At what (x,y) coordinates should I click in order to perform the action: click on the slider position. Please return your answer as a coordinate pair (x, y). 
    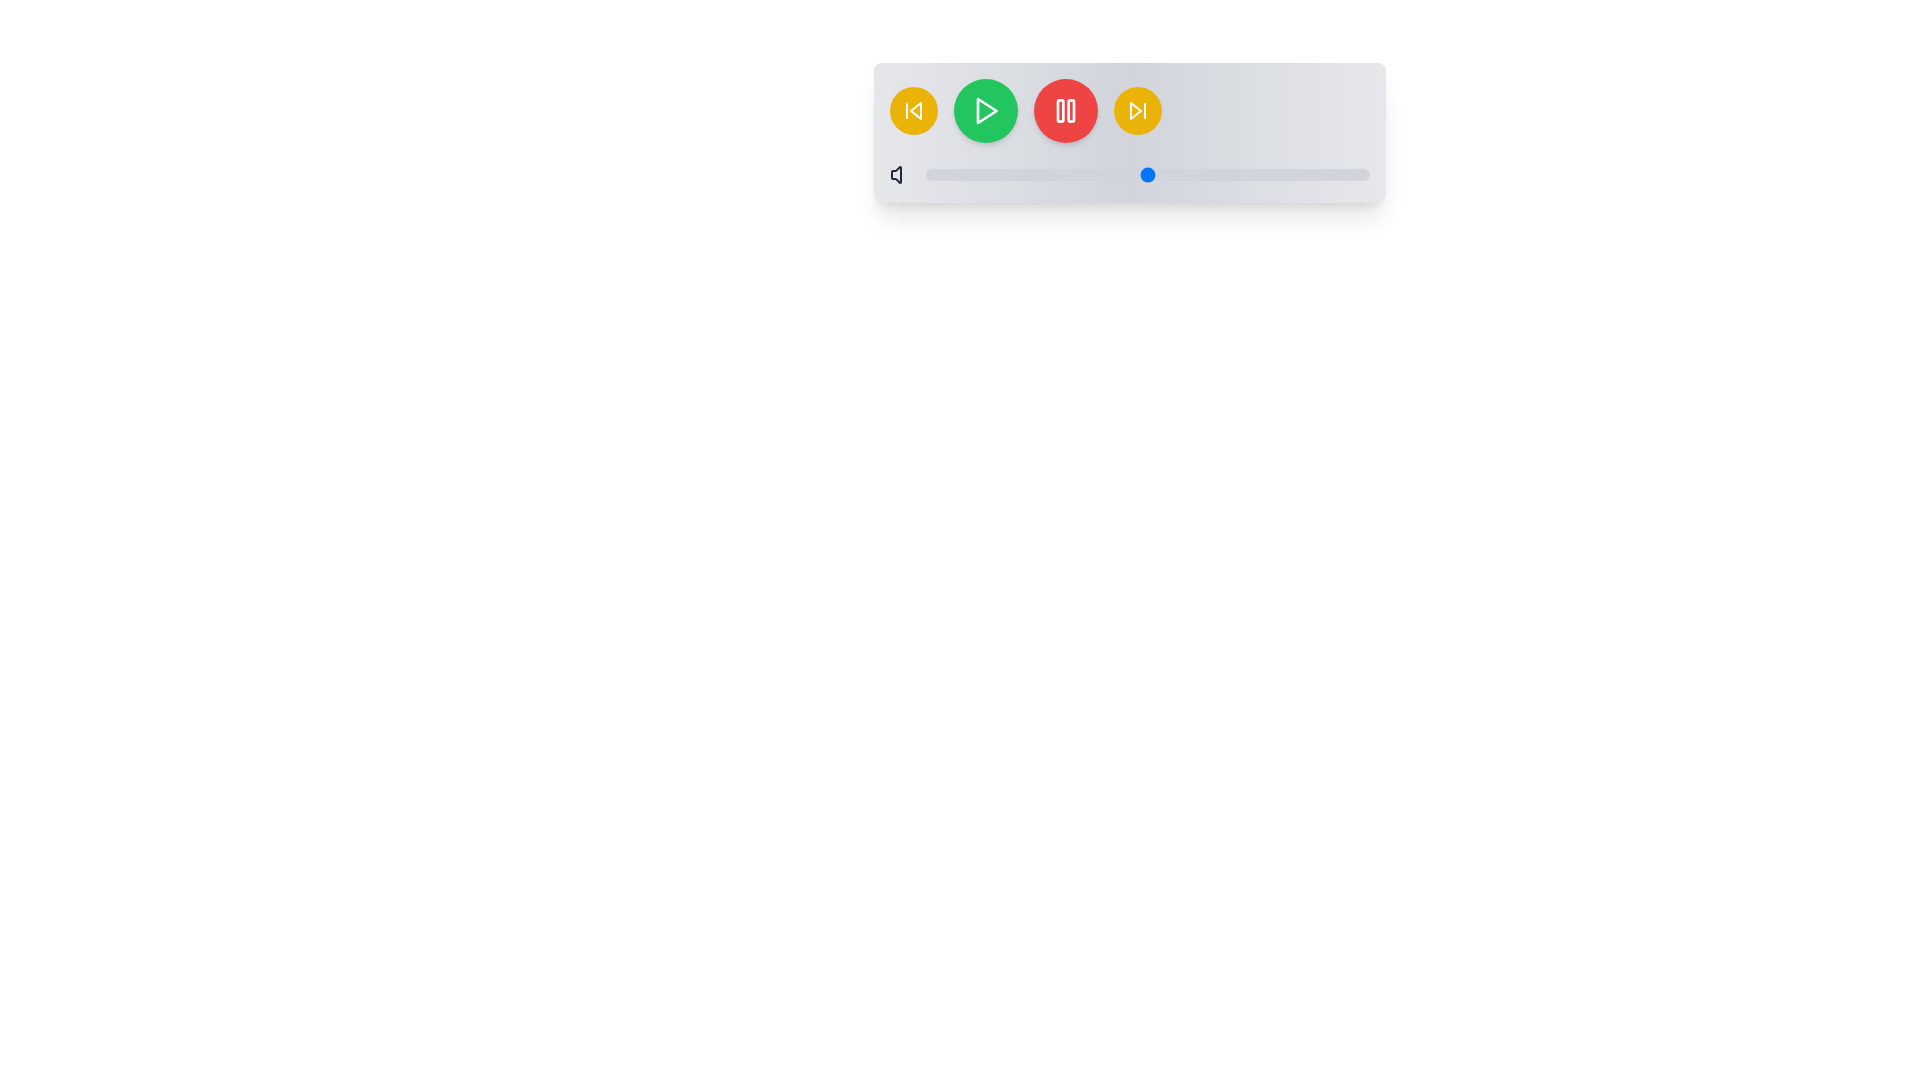
    Looking at the image, I should click on (1294, 173).